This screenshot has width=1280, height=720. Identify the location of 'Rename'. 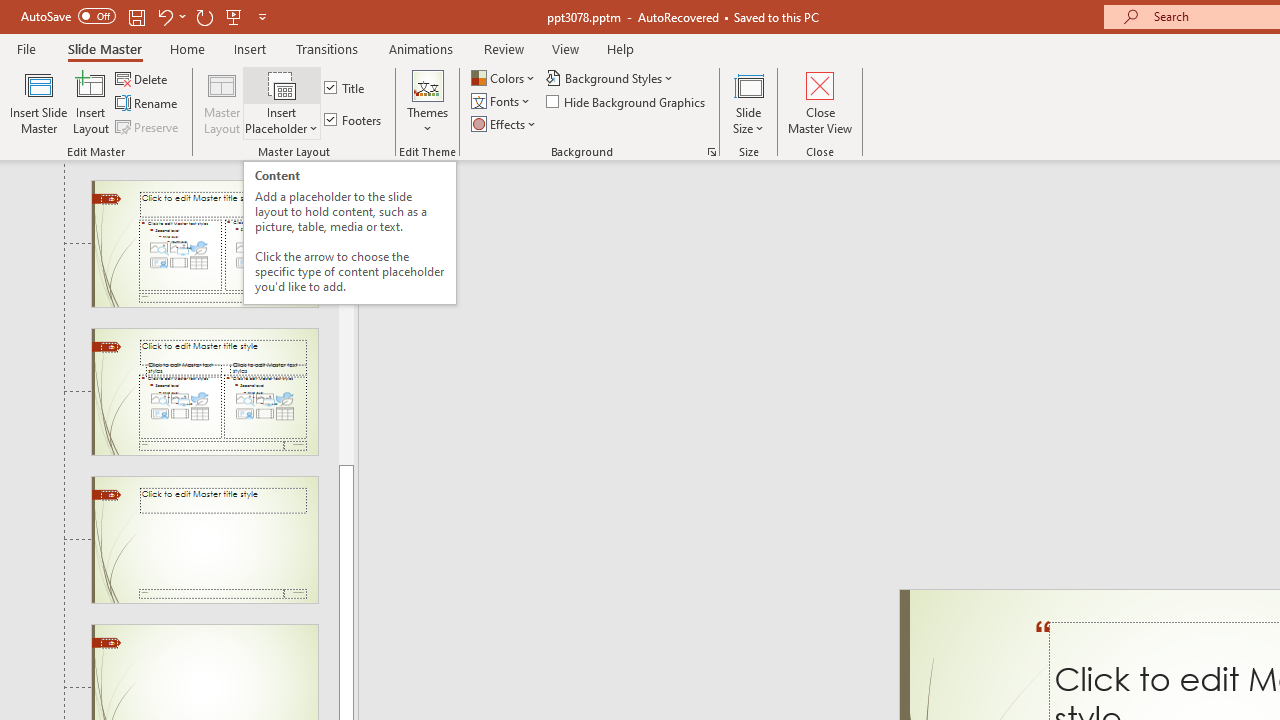
(147, 103).